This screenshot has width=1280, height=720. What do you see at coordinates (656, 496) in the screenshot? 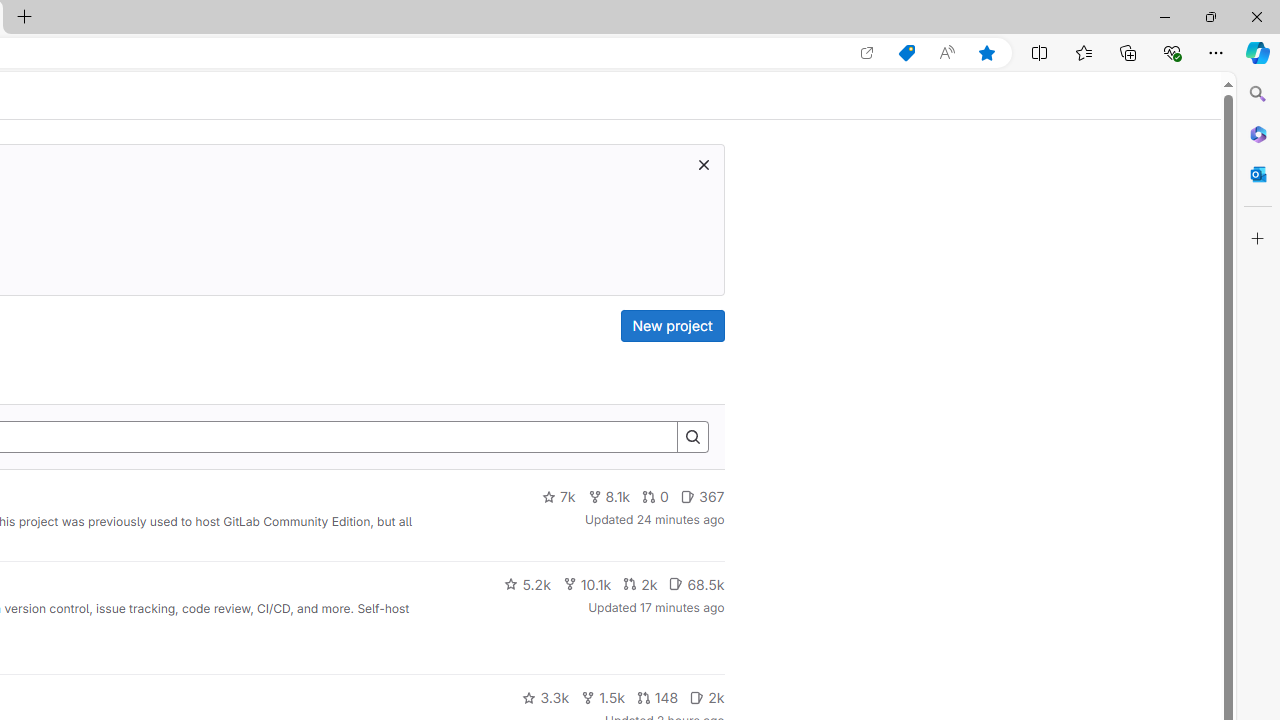
I see `'0'` at bounding box center [656, 496].